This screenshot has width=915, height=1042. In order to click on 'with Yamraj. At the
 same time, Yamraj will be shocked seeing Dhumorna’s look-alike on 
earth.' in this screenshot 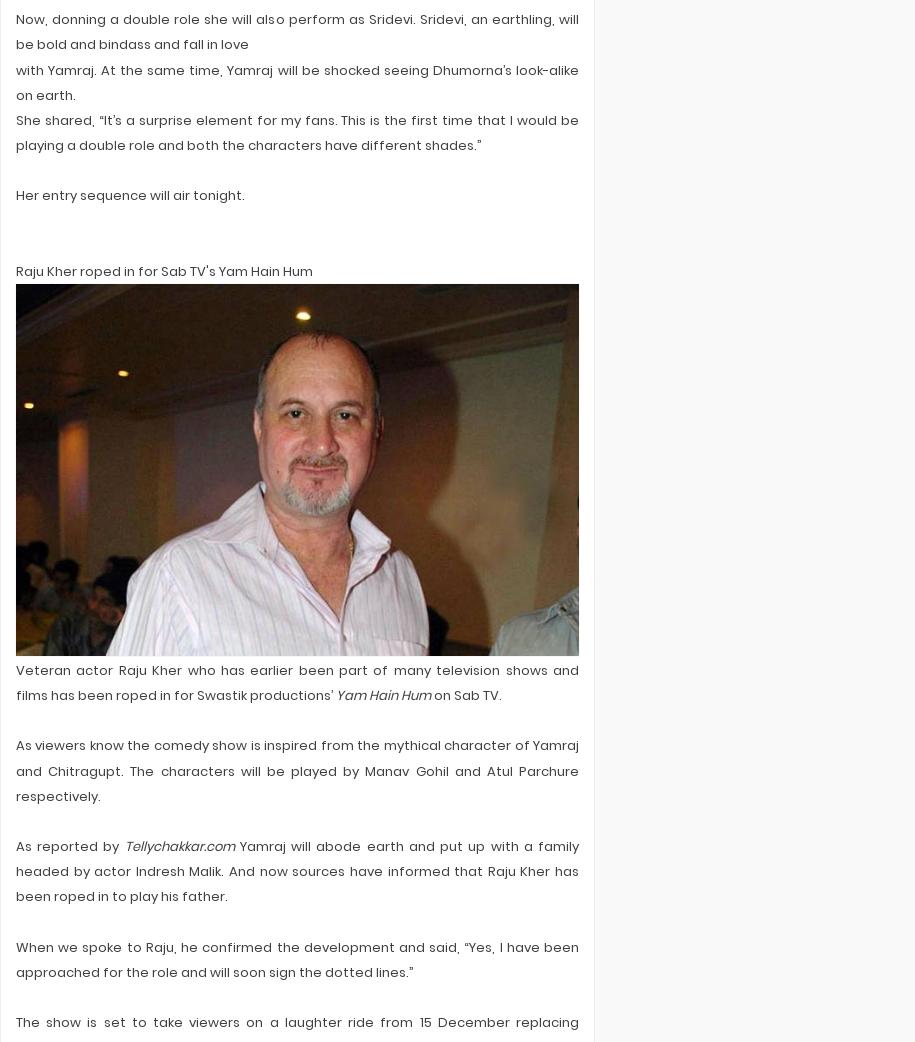, I will do `click(296, 81)`.